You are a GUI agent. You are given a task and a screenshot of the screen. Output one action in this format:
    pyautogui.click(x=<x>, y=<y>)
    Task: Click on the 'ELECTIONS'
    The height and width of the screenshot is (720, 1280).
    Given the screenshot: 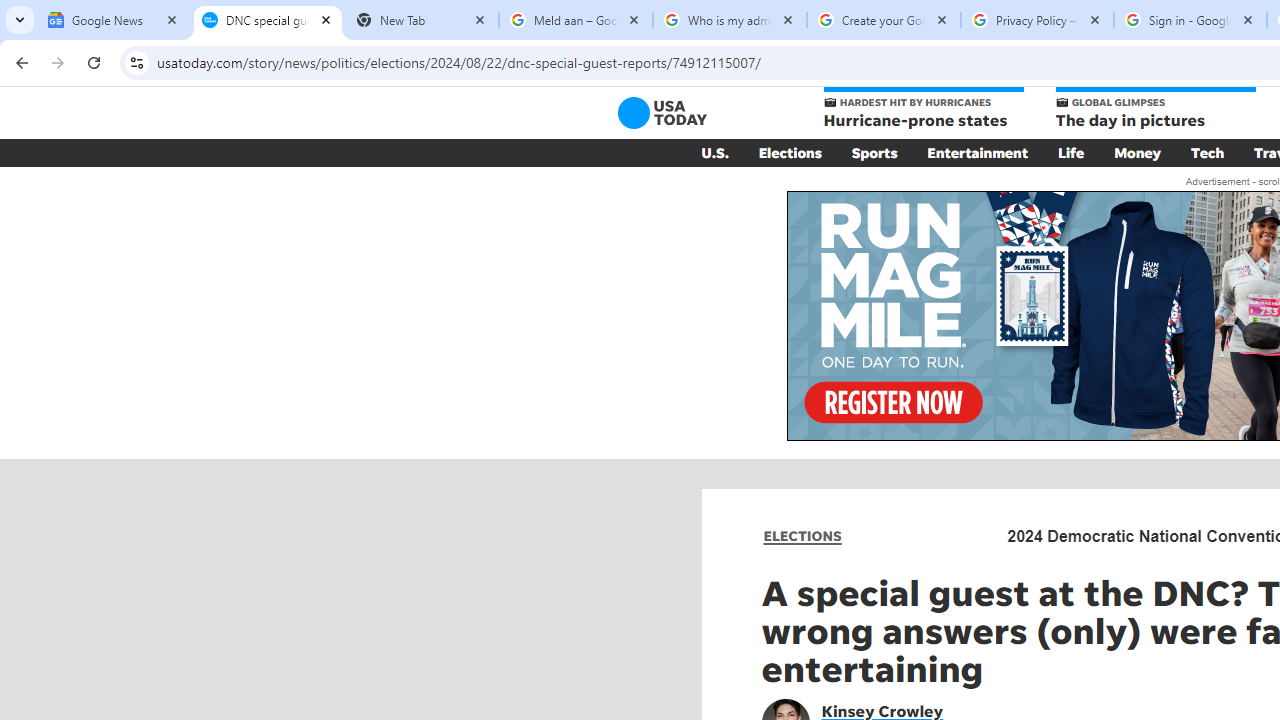 What is the action you would take?
    pyautogui.click(x=802, y=535)
    